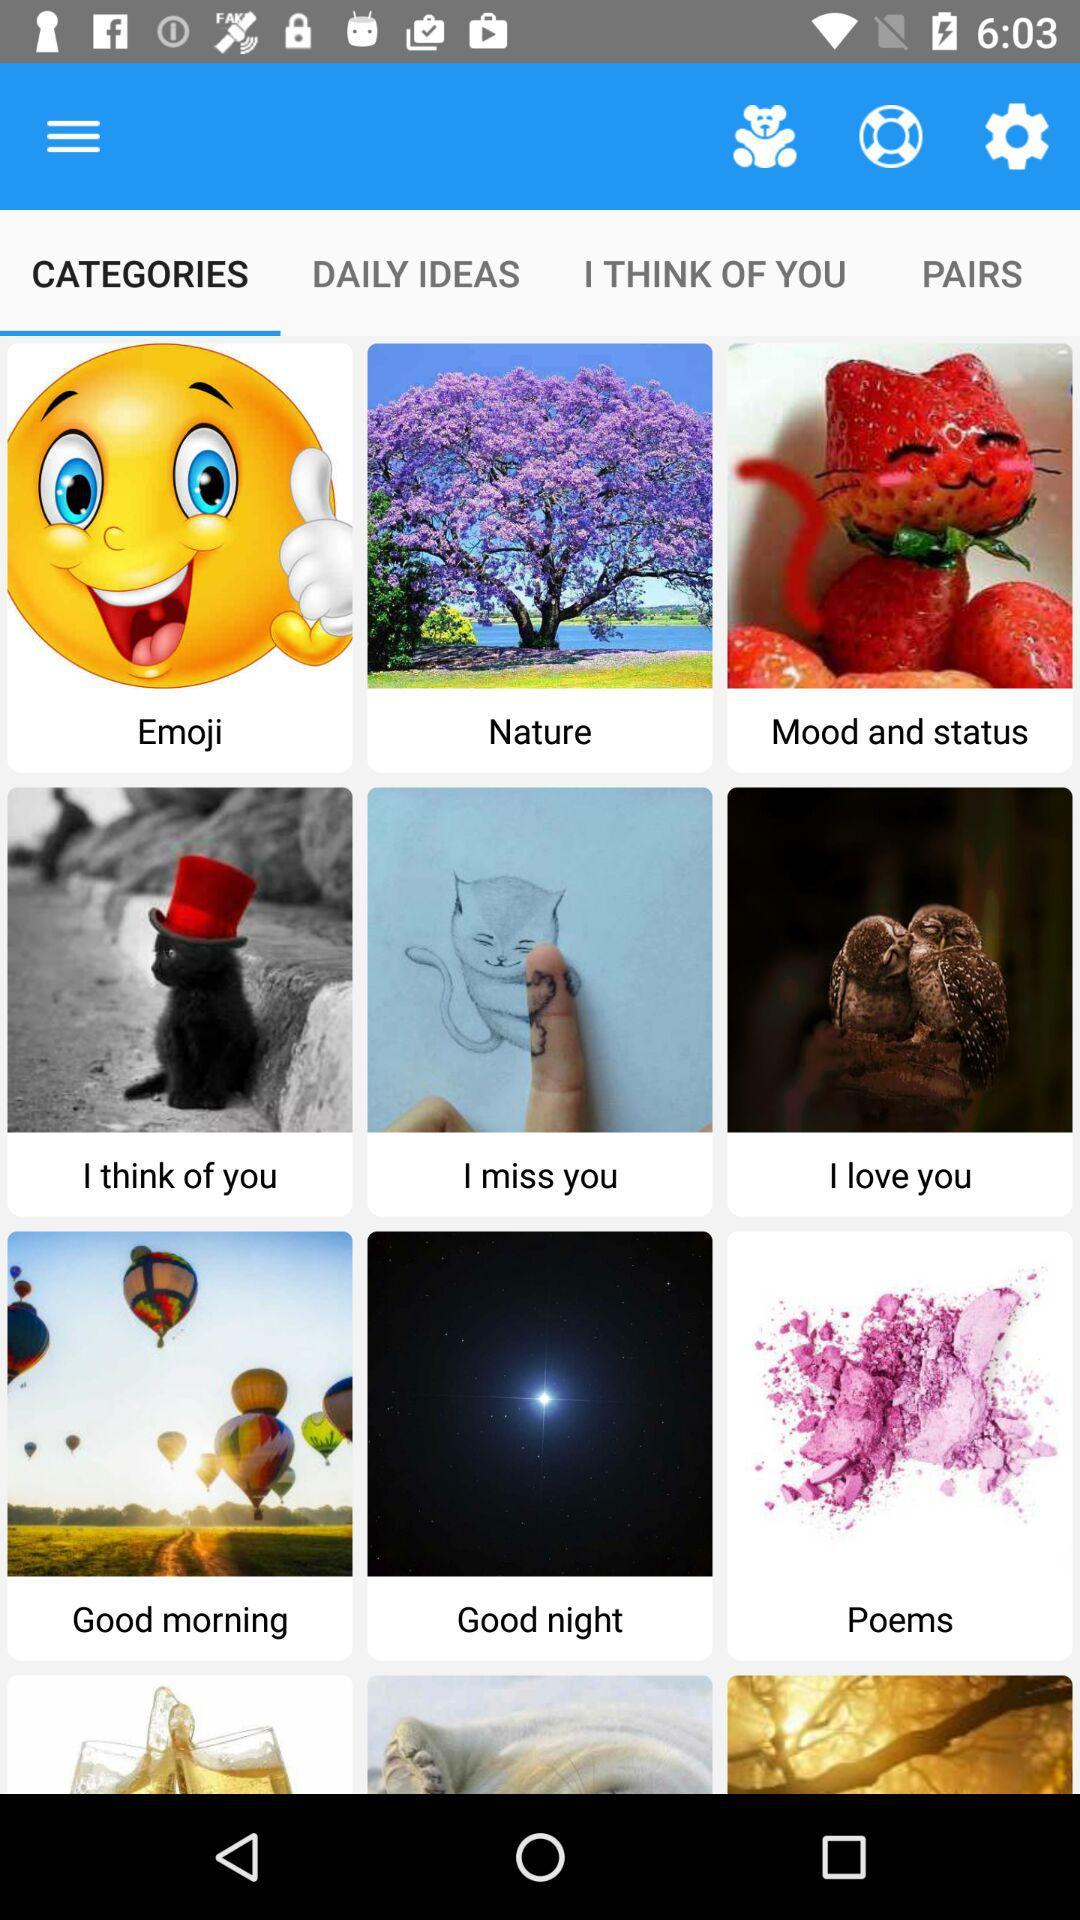  What do you see at coordinates (1017, 135) in the screenshot?
I see `the icon above the pairs` at bounding box center [1017, 135].